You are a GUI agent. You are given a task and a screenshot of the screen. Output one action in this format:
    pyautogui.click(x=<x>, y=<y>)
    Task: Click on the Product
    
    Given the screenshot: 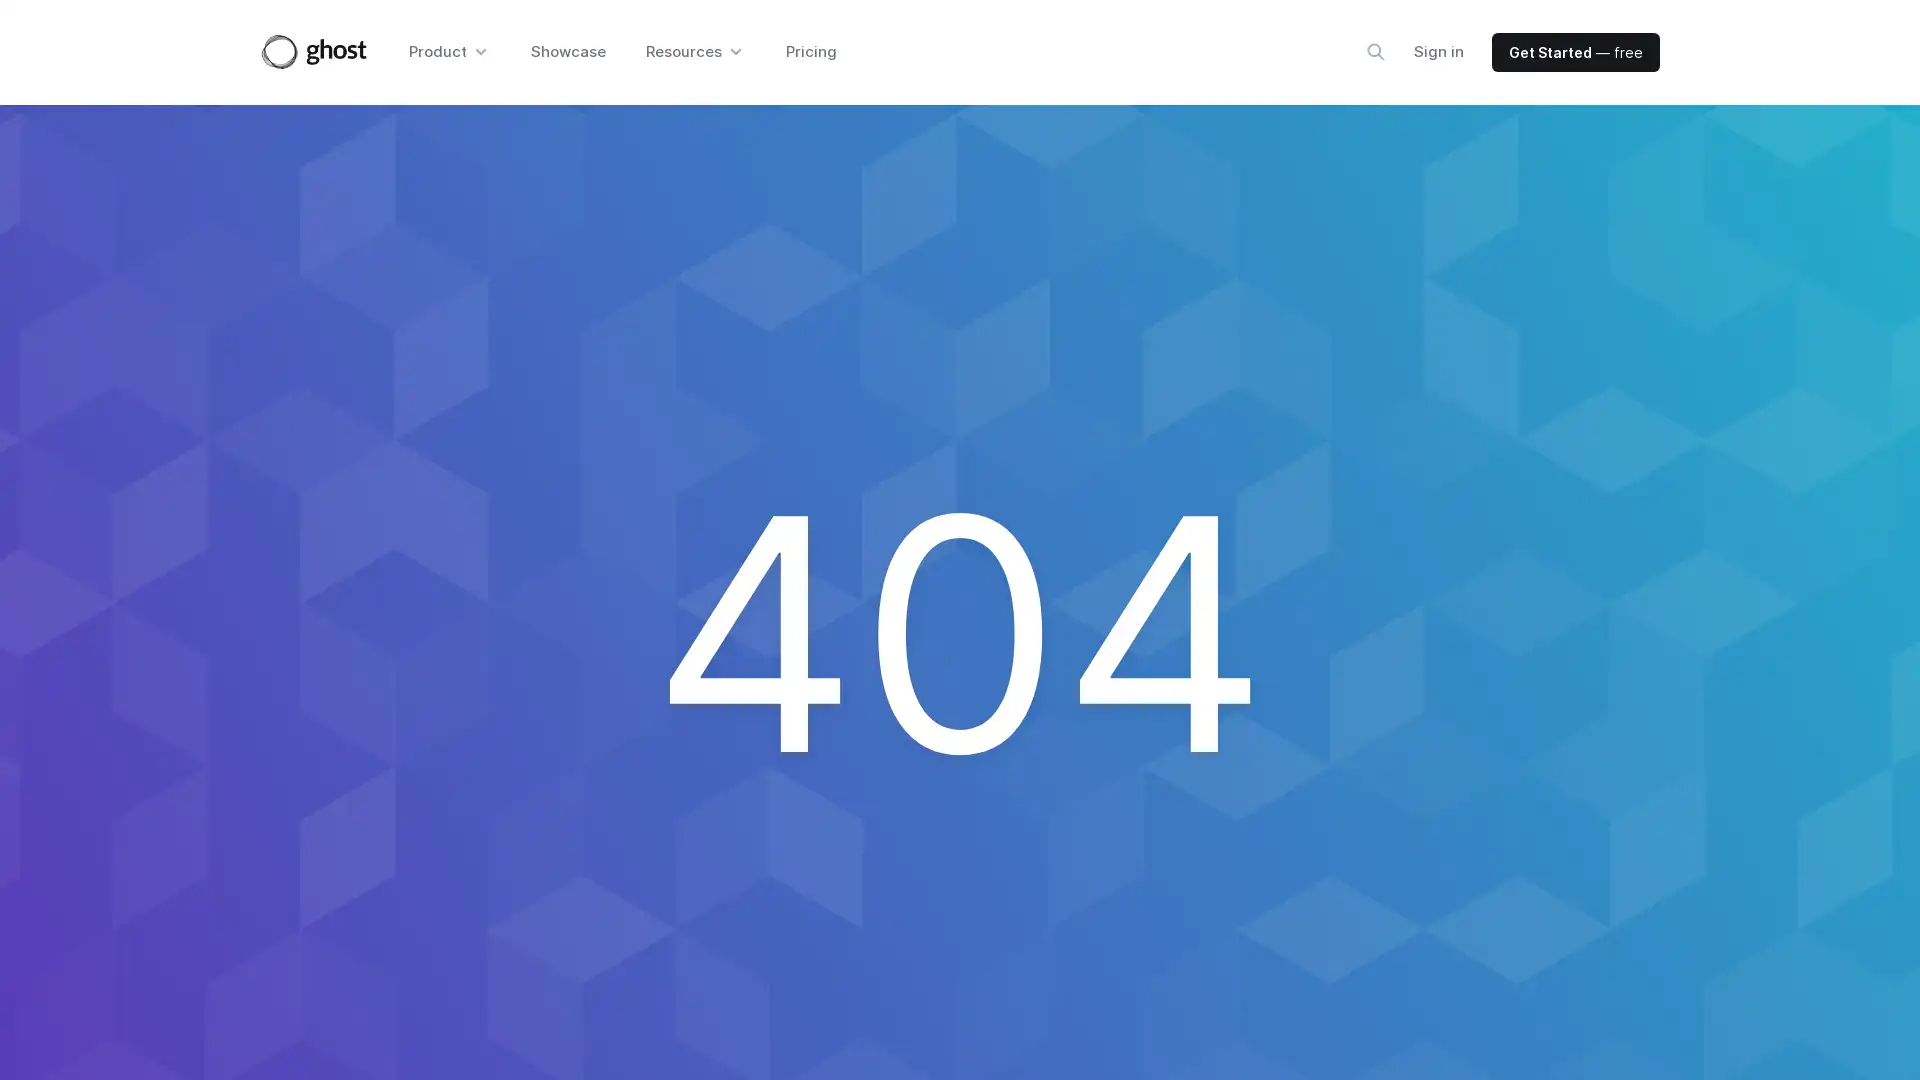 What is the action you would take?
    pyautogui.click(x=448, y=50)
    